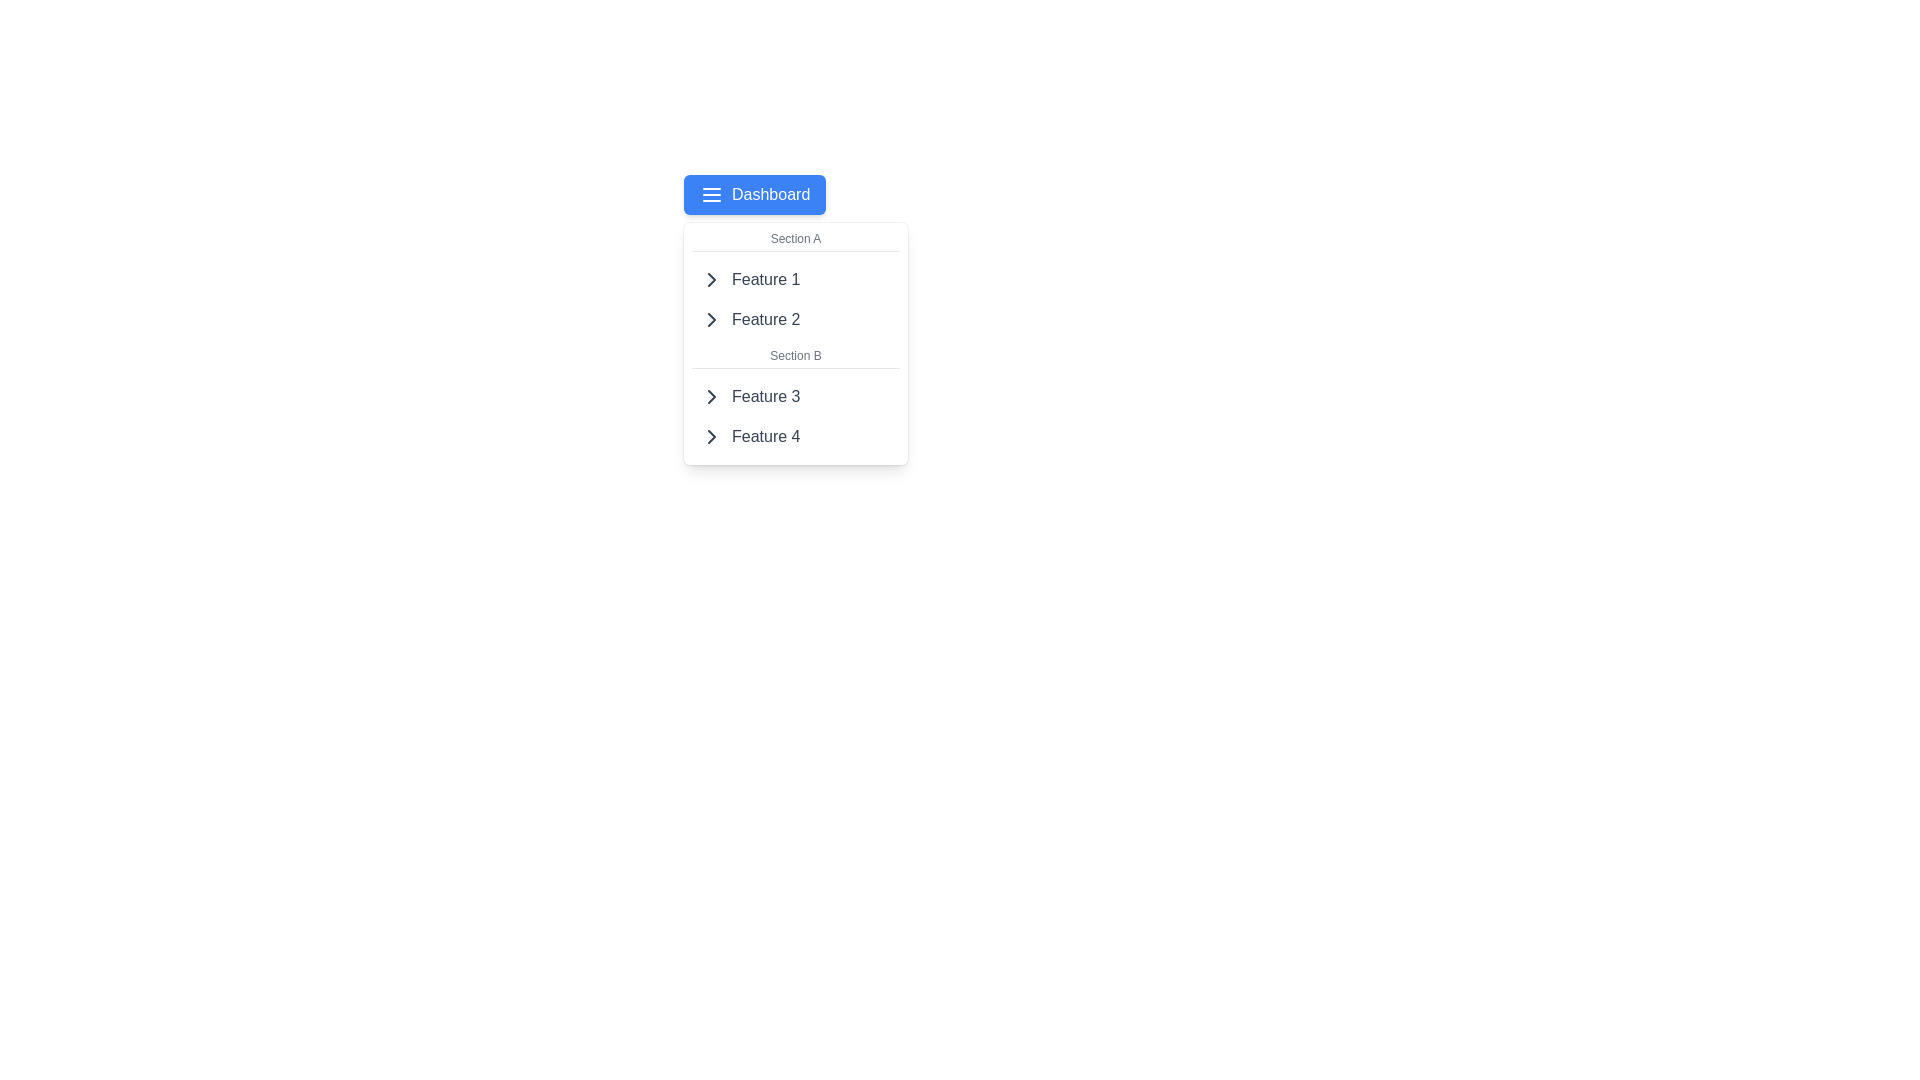  What do you see at coordinates (795, 319) in the screenshot?
I see `the interactive menu item labeled 'Feature 2'` at bounding box center [795, 319].